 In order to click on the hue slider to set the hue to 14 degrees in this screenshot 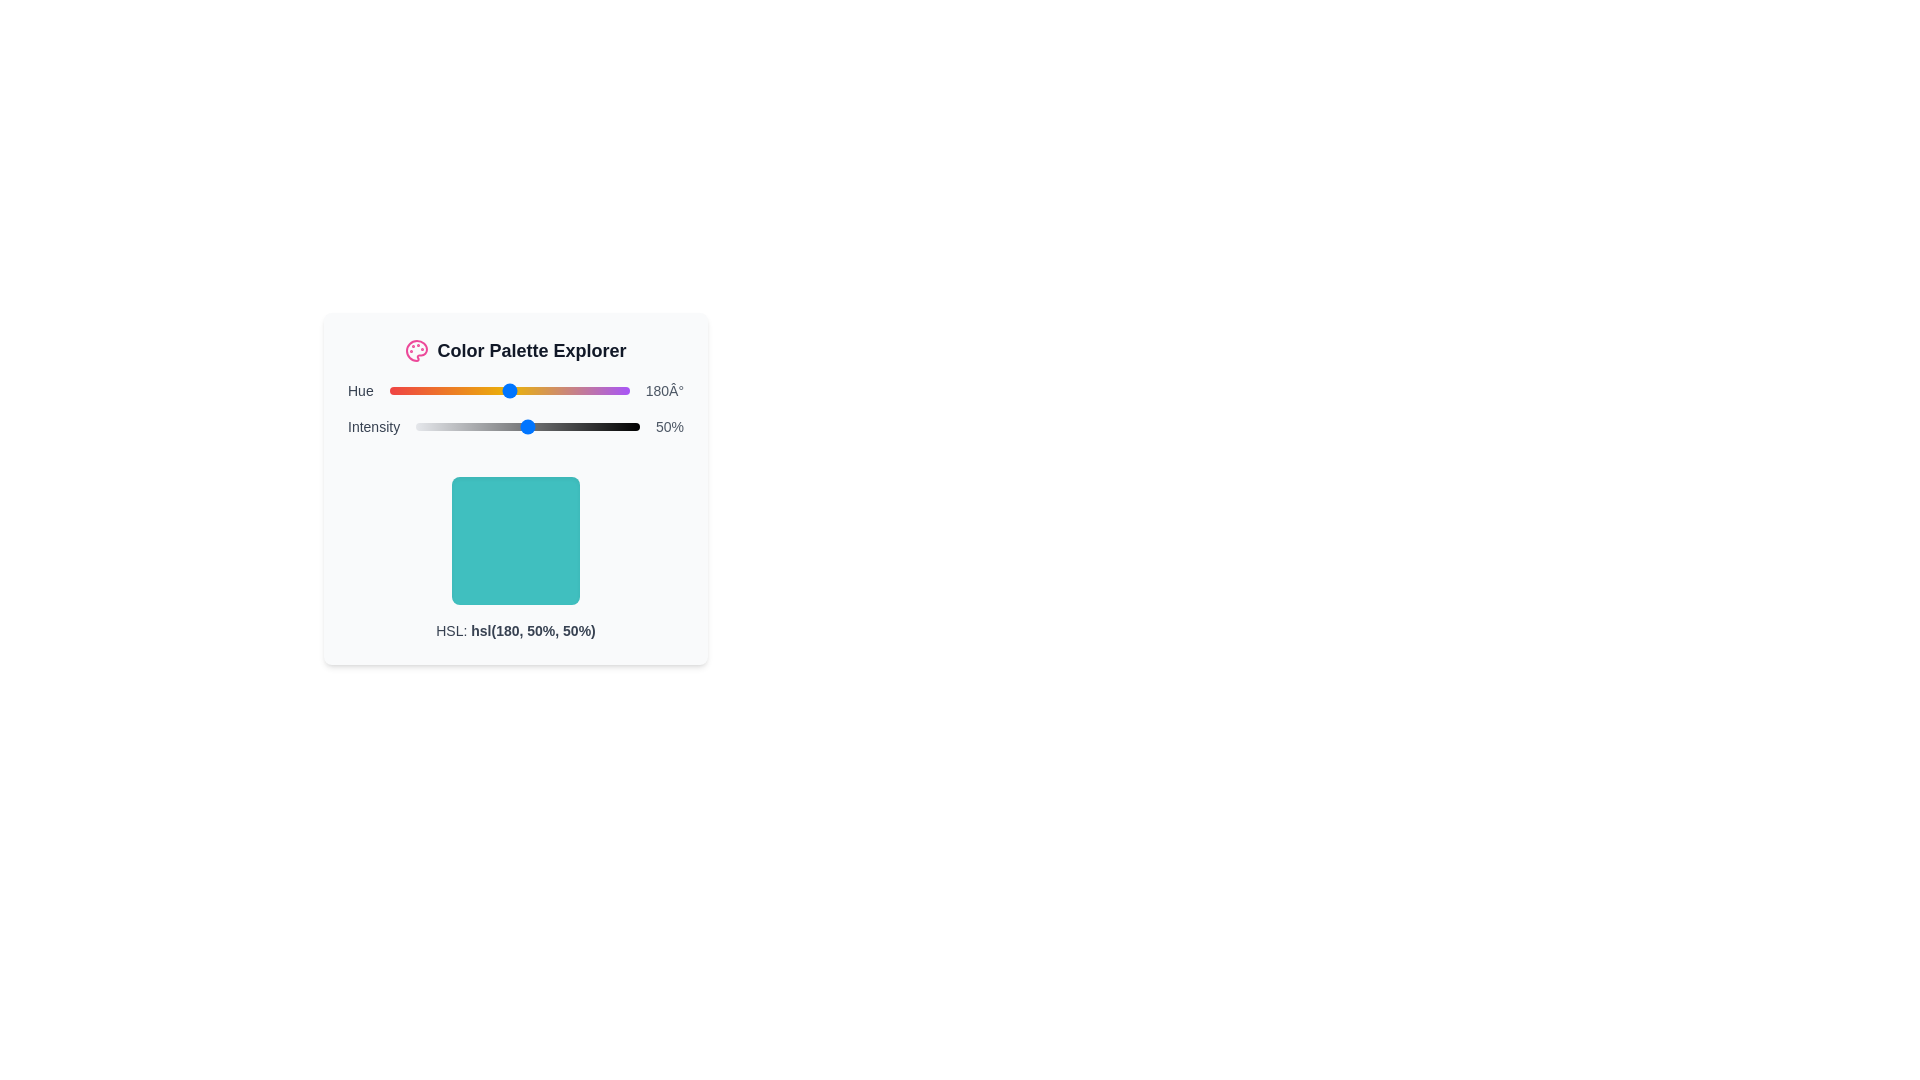, I will do `click(398, 390)`.